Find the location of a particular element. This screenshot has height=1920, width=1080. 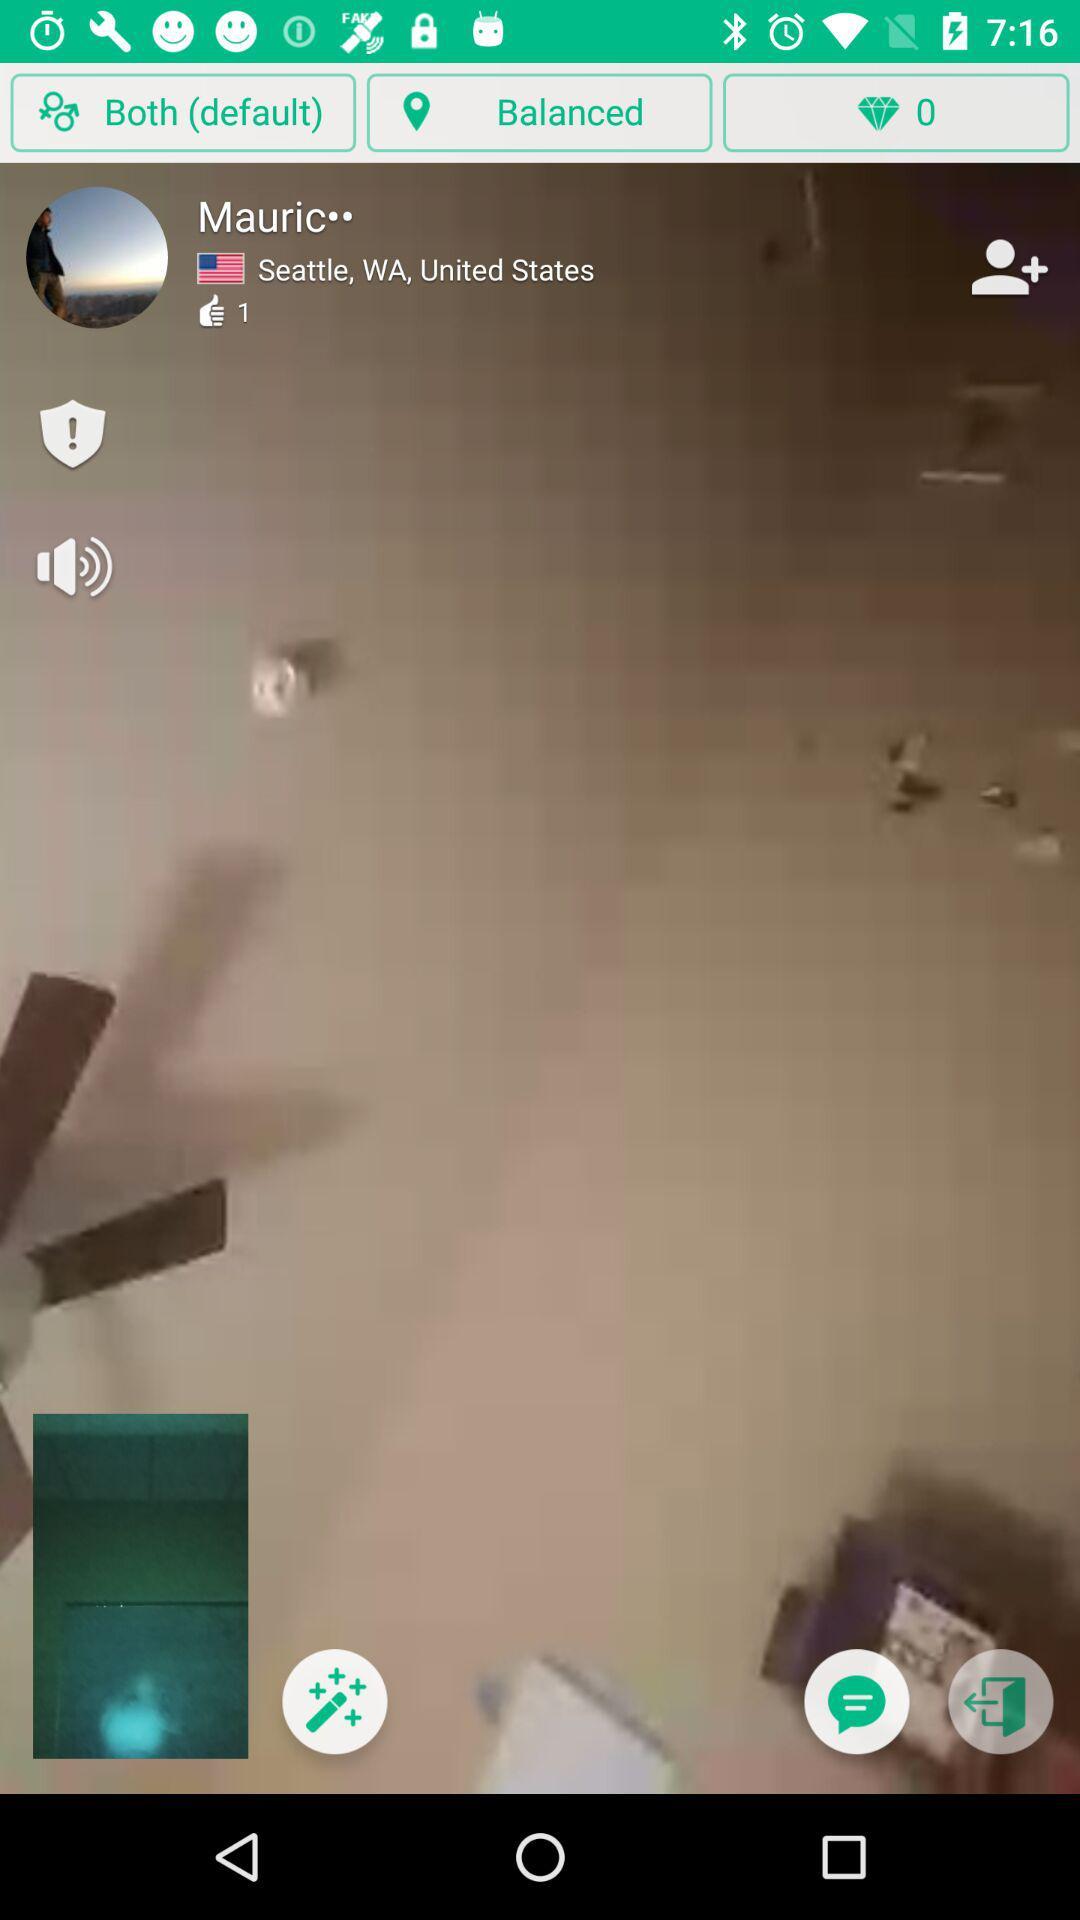

see profile is located at coordinates (97, 256).